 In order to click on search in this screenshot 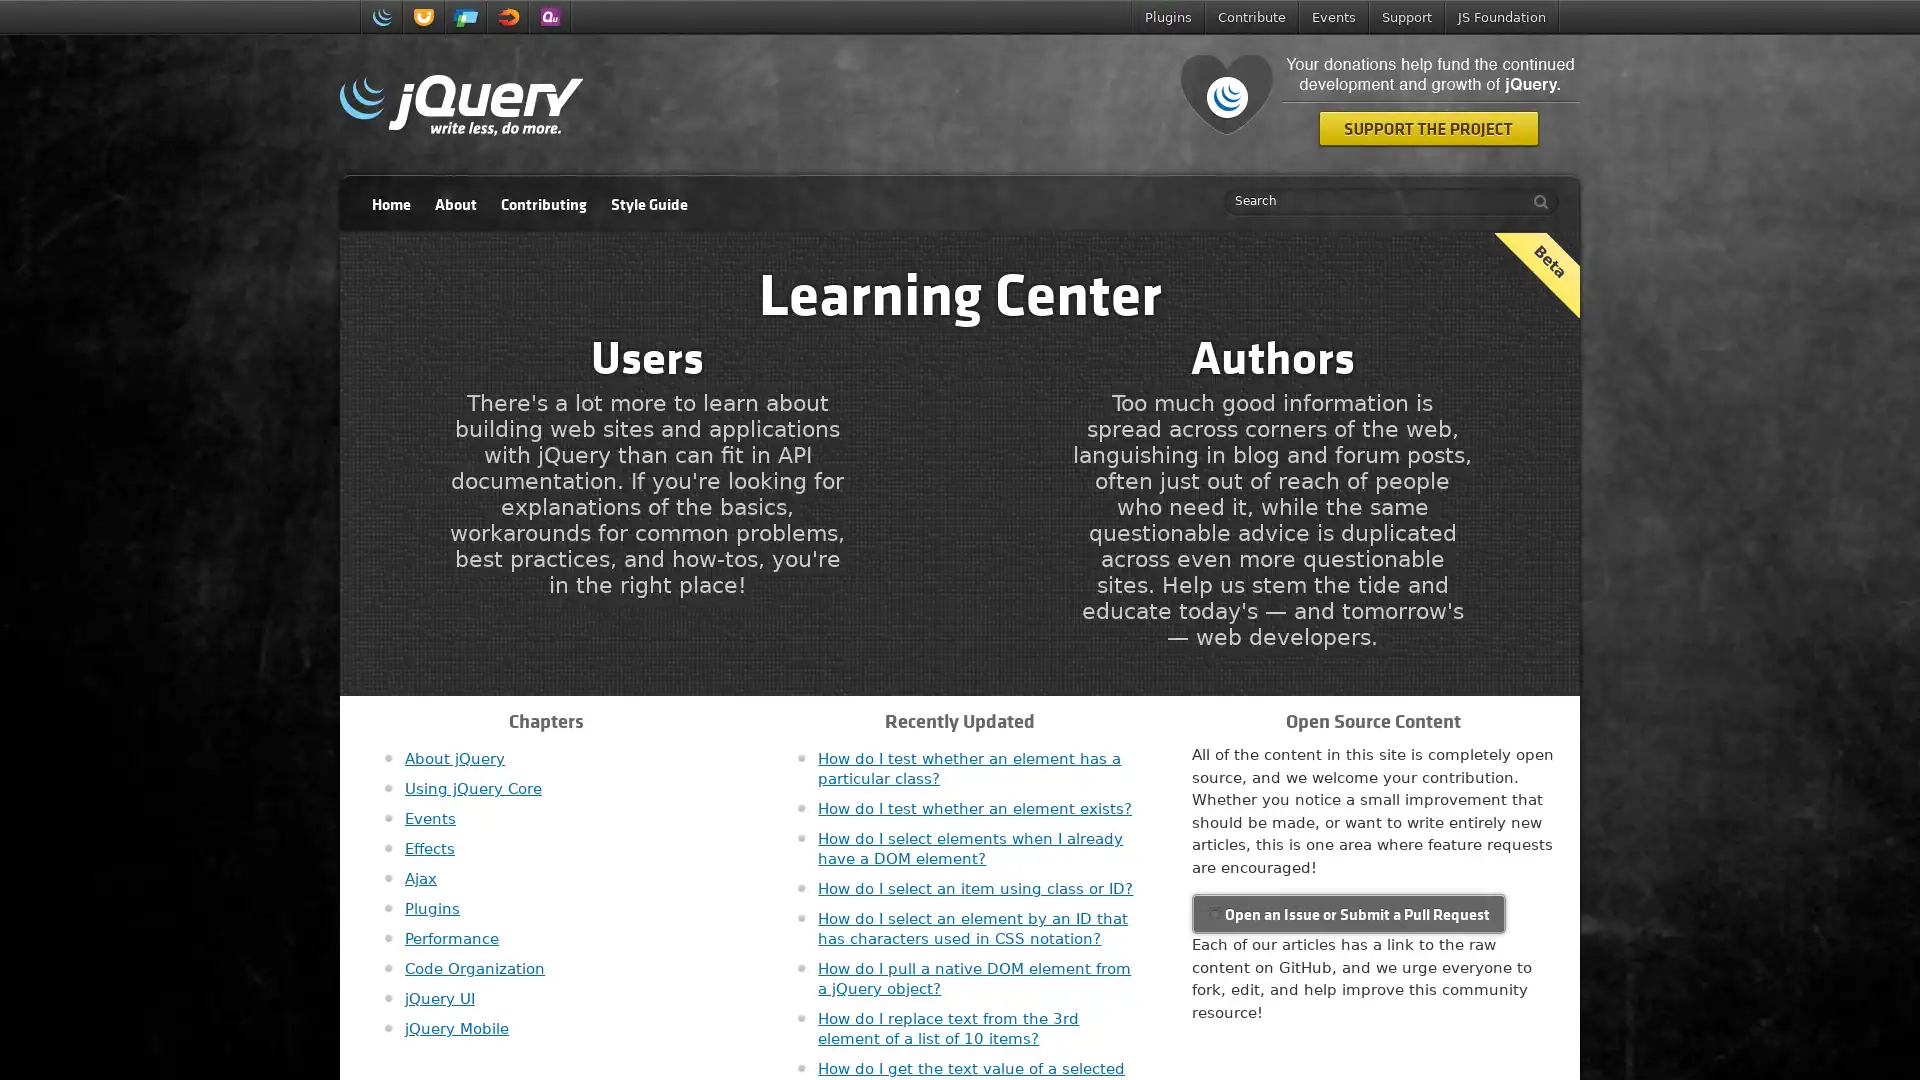, I will do `click(1535, 201)`.